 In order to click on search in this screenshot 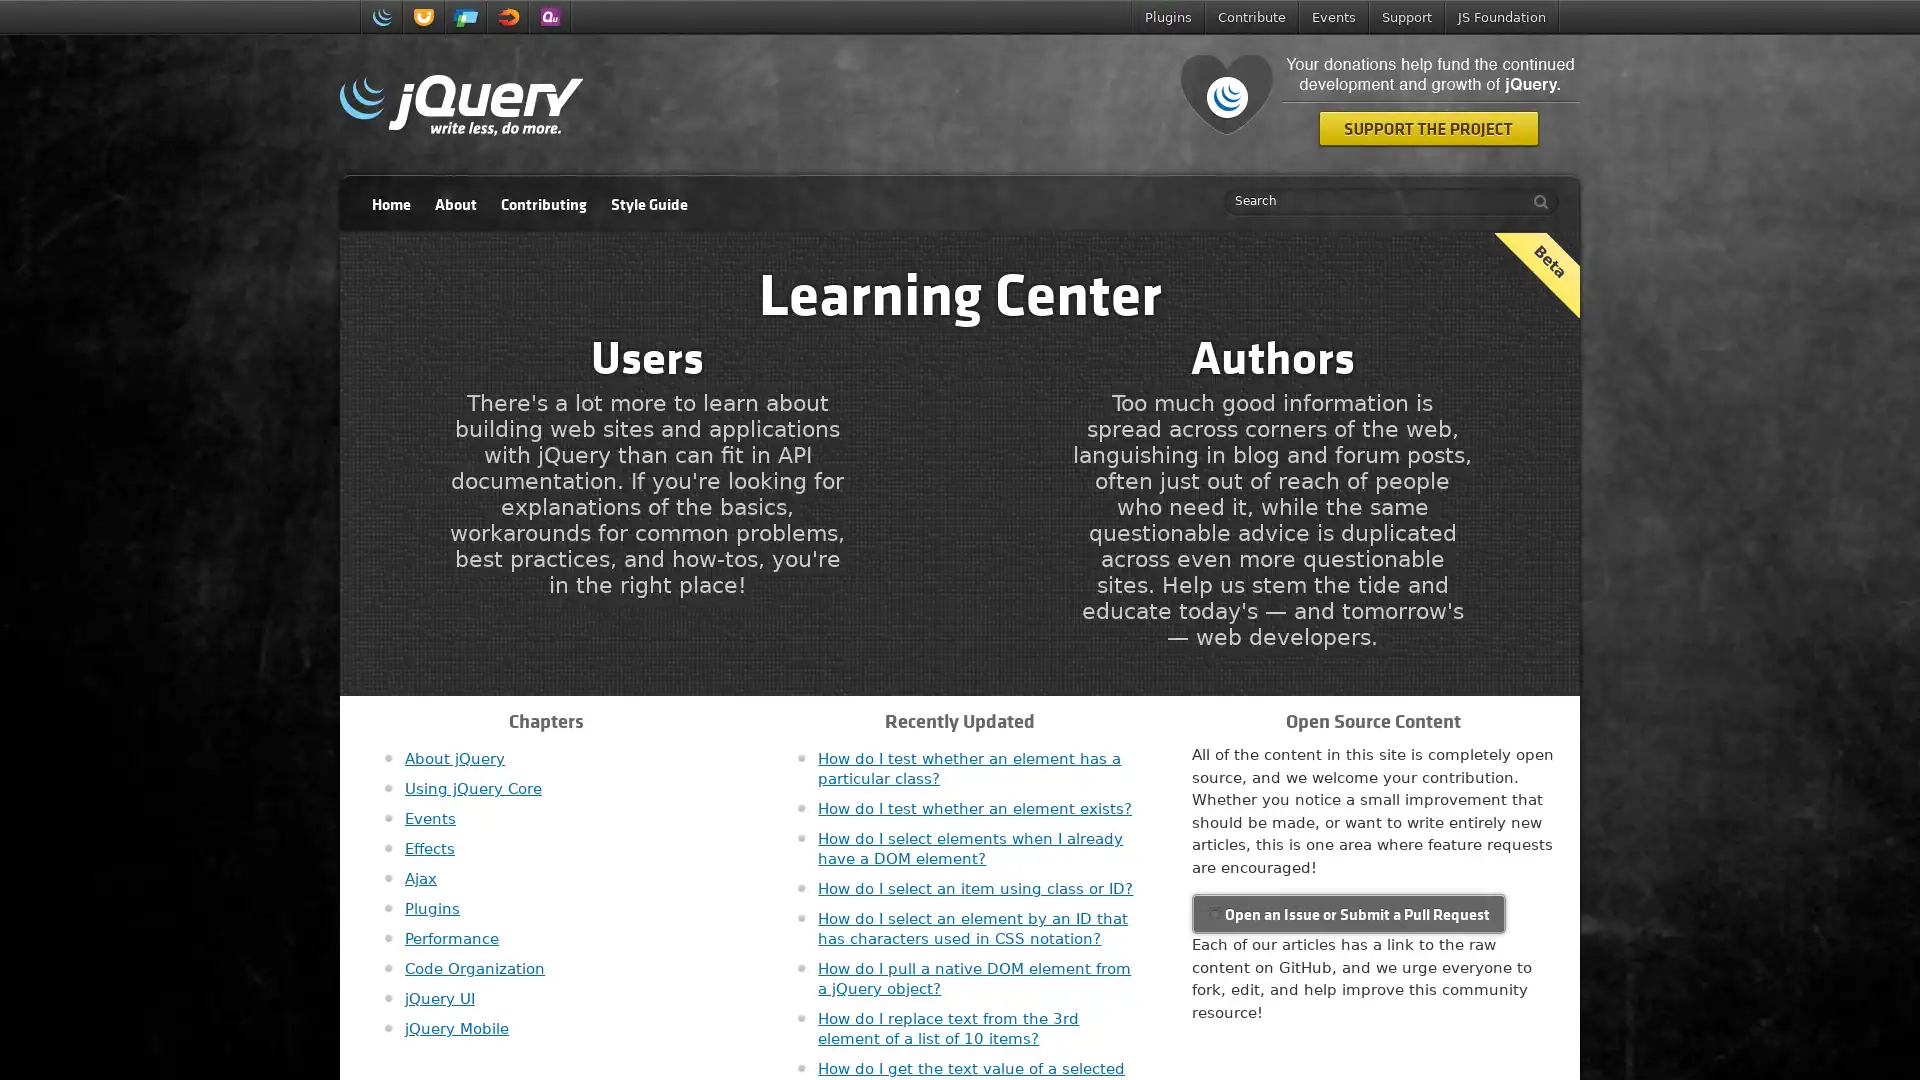, I will do `click(1535, 201)`.